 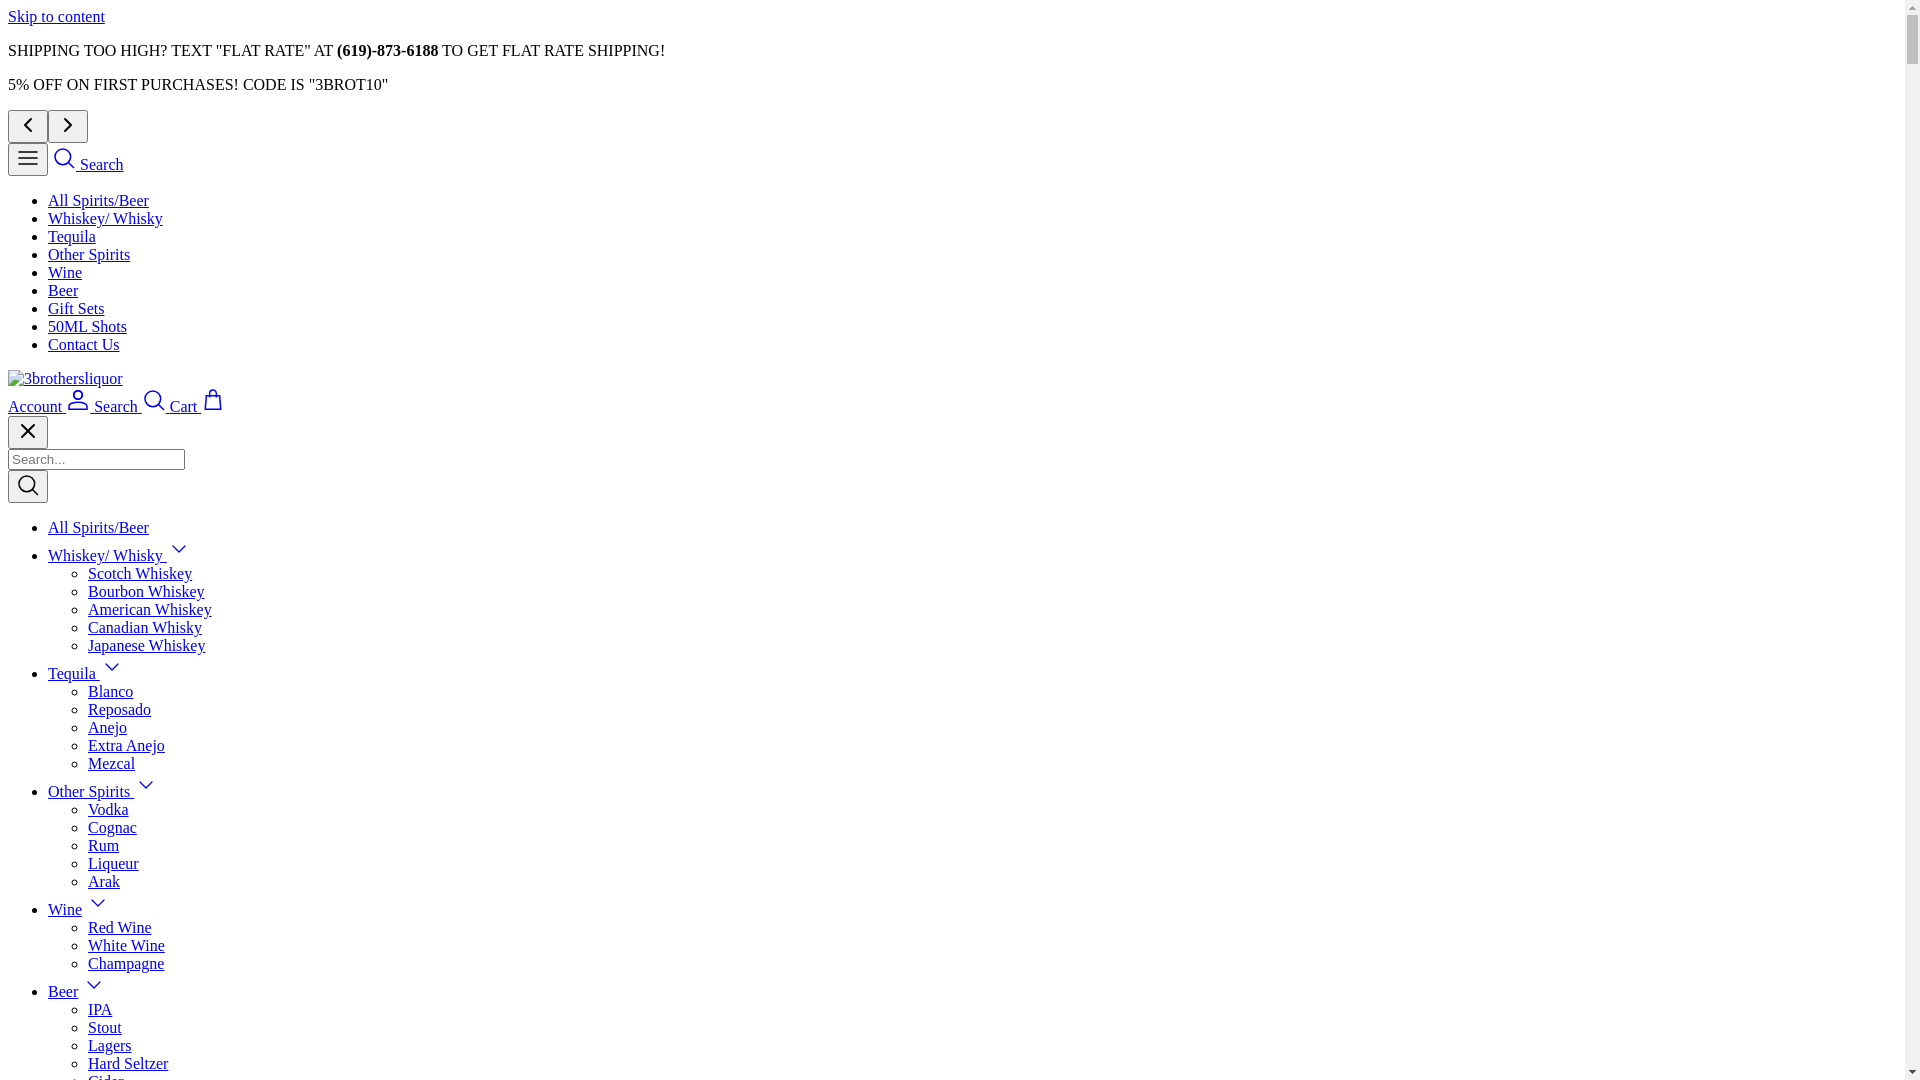 What do you see at coordinates (73, 673) in the screenshot?
I see `'Tequila'` at bounding box center [73, 673].